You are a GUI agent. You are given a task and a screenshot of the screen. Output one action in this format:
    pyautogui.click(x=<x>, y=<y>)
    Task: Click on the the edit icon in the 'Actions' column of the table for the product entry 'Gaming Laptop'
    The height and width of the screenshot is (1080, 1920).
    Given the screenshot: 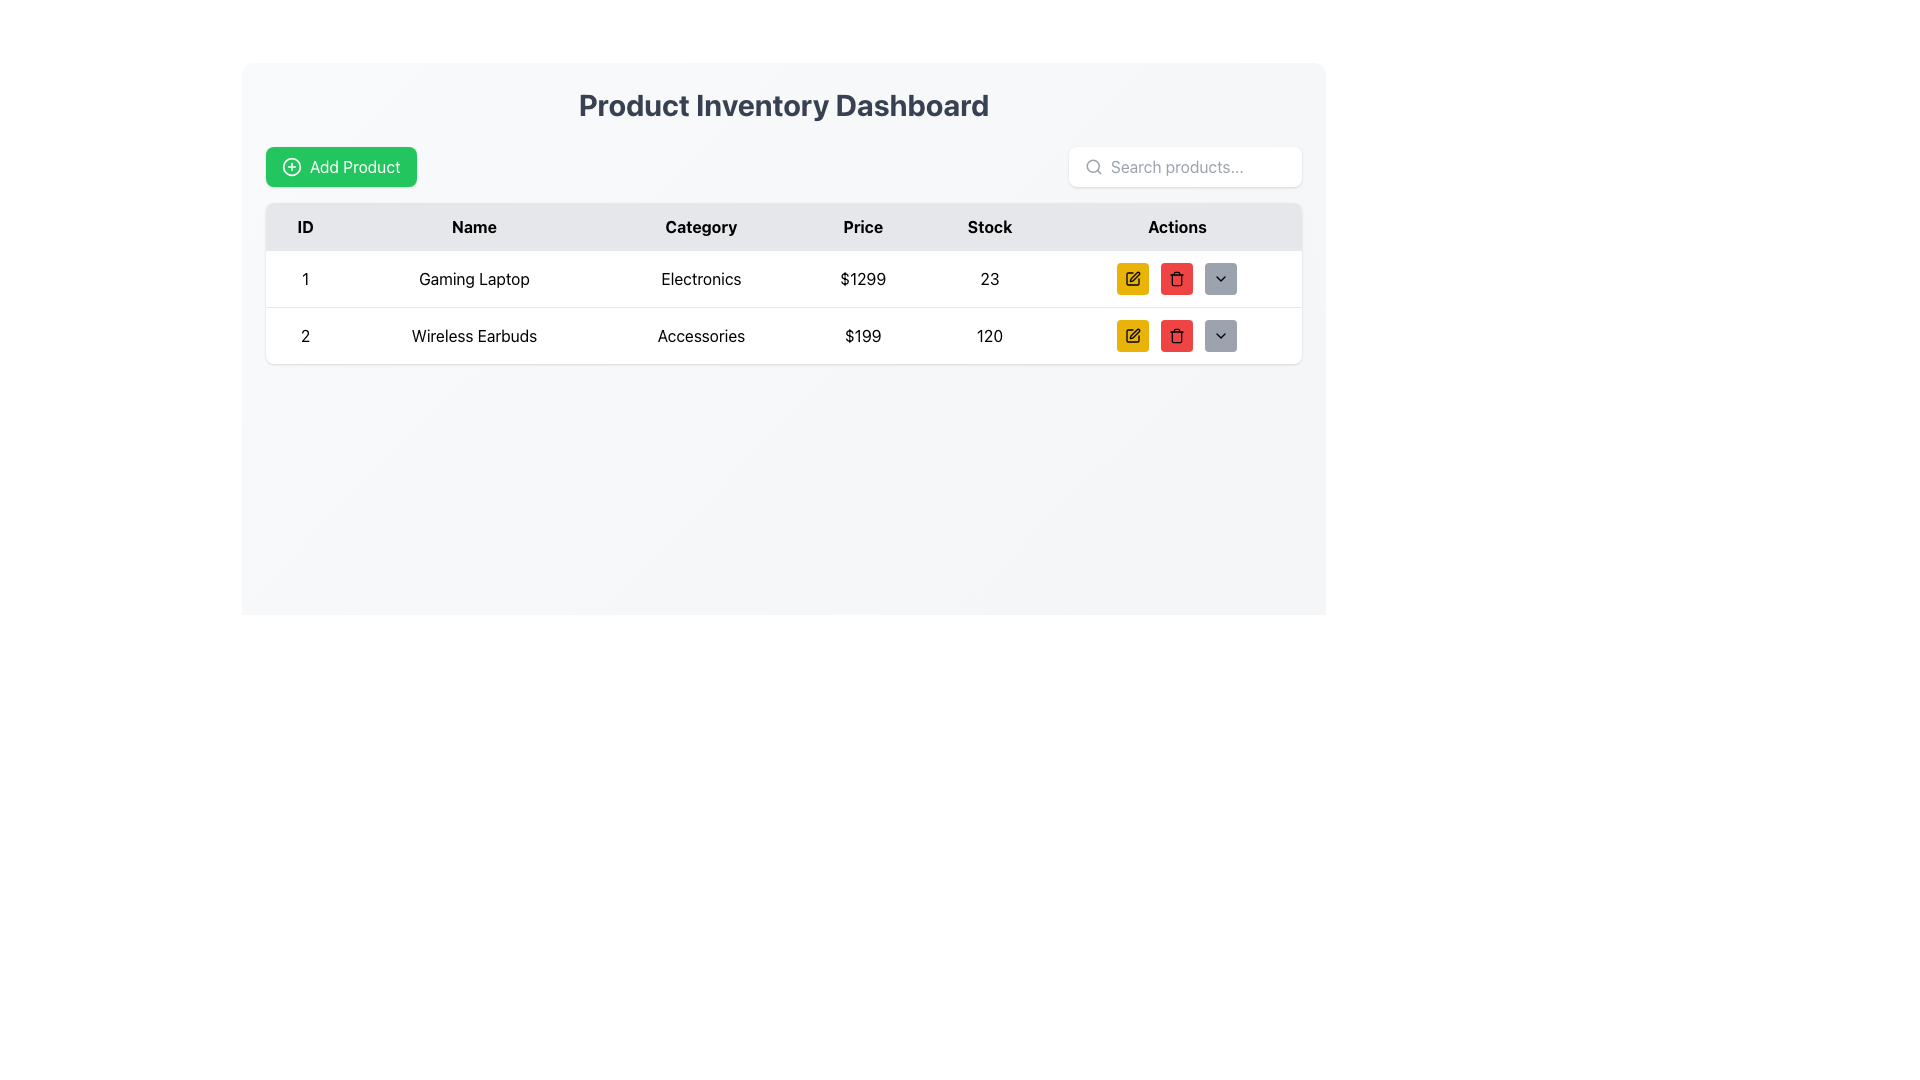 What is the action you would take?
    pyautogui.click(x=1133, y=278)
    